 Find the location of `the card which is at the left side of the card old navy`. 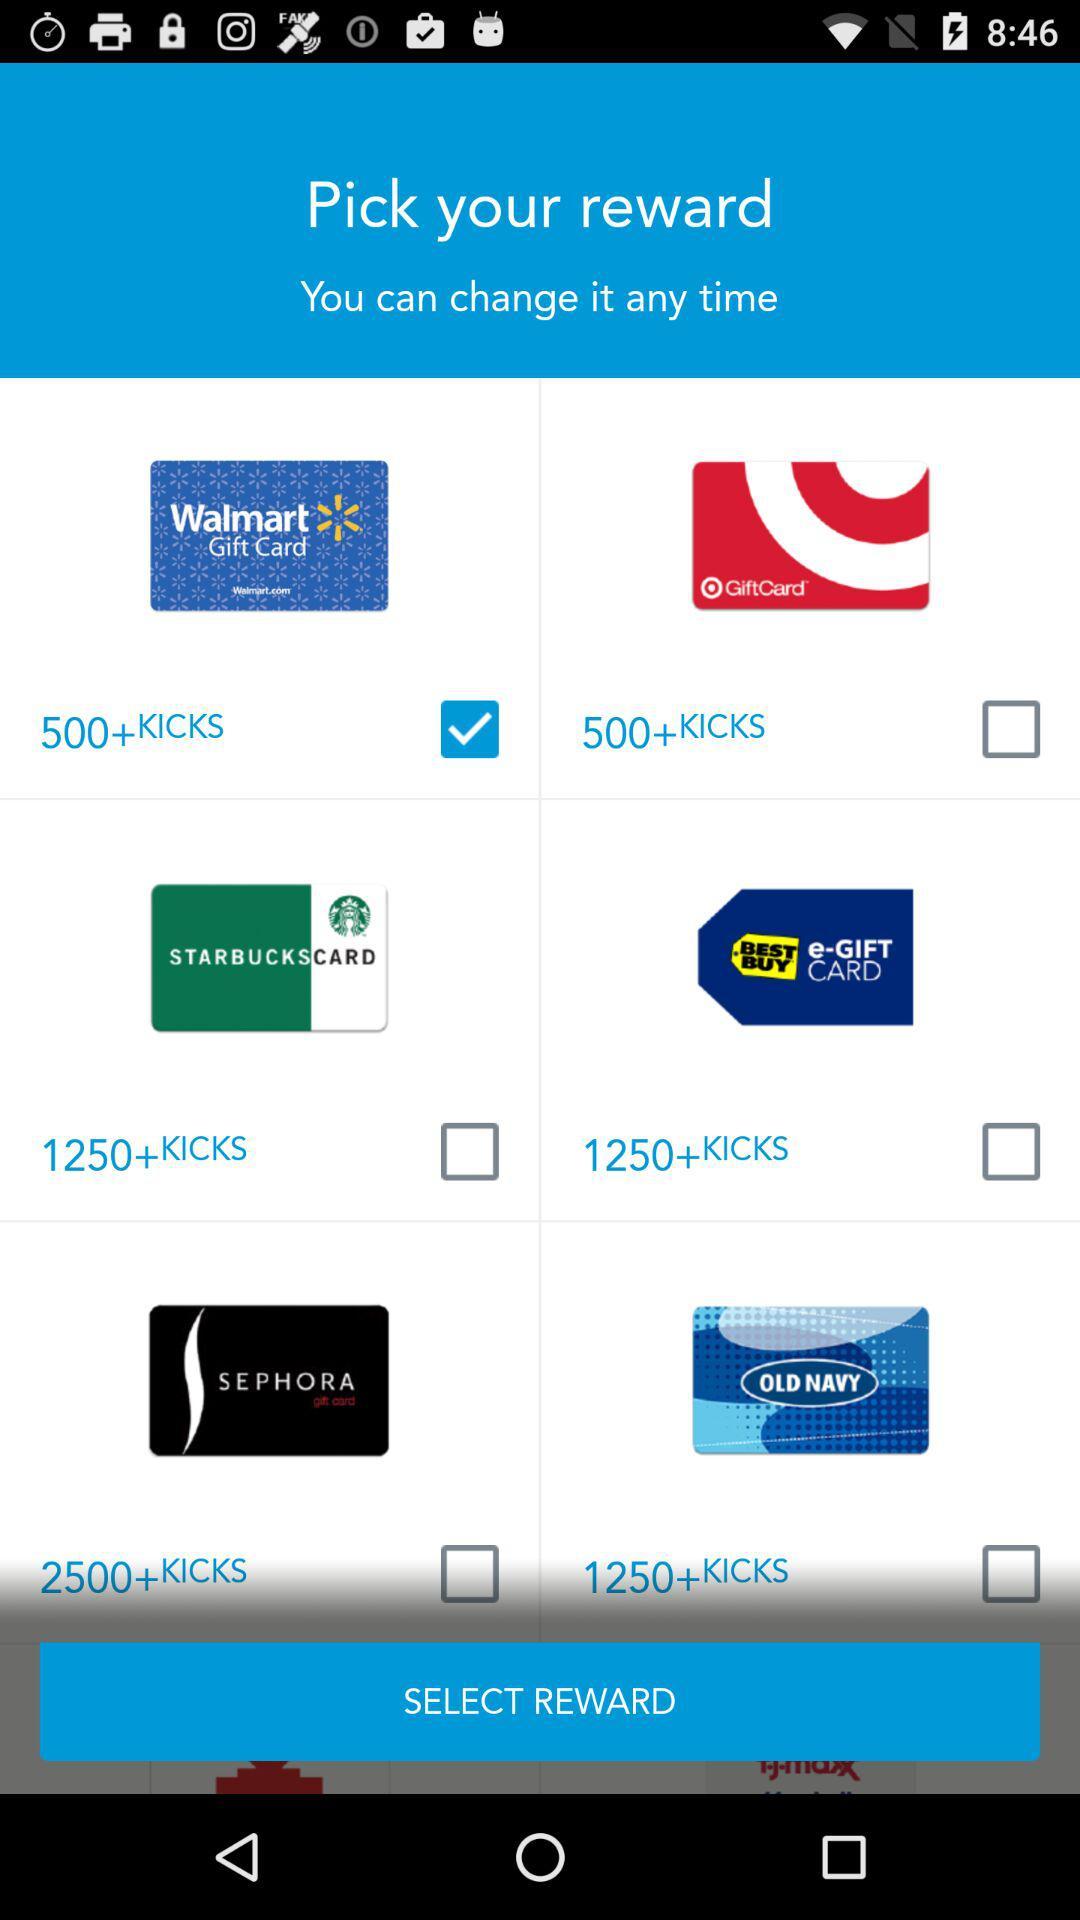

the card which is at the left side of the card old navy is located at coordinates (268, 1379).